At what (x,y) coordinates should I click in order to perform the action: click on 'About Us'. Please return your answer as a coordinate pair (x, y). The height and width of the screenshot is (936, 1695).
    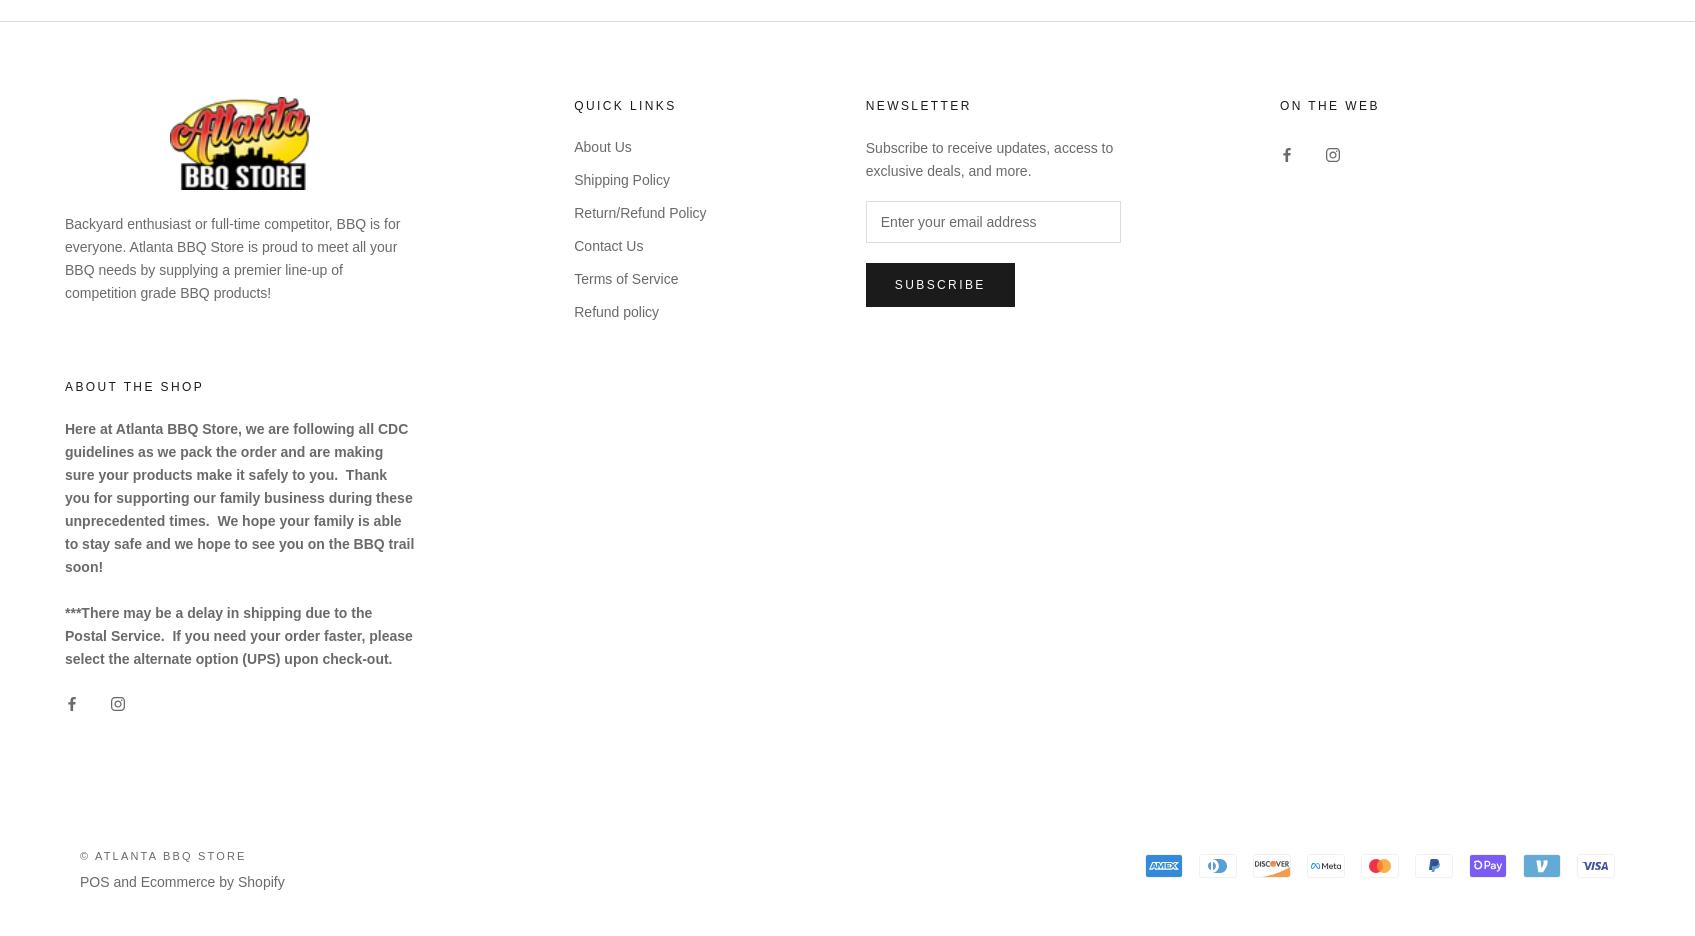
    Looking at the image, I should click on (601, 146).